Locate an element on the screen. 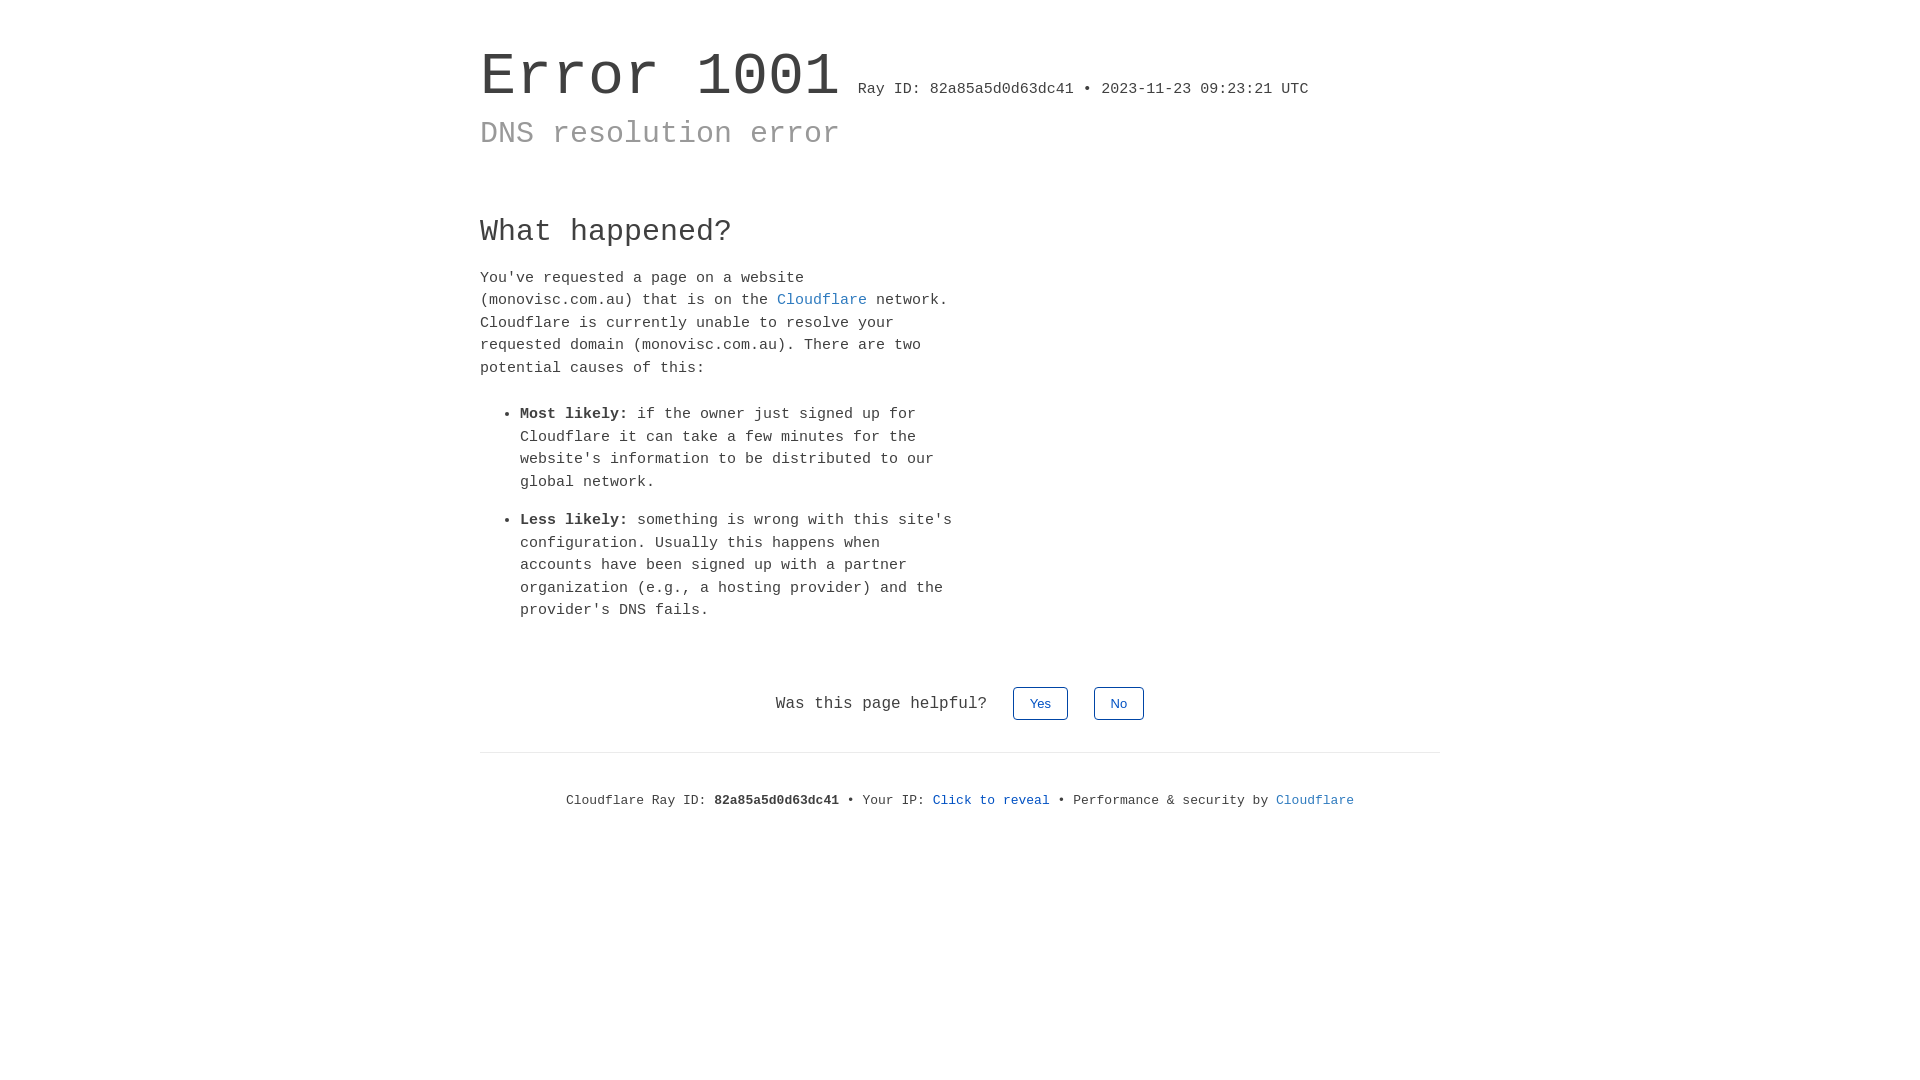  'Click to reveal' is located at coordinates (931, 798).